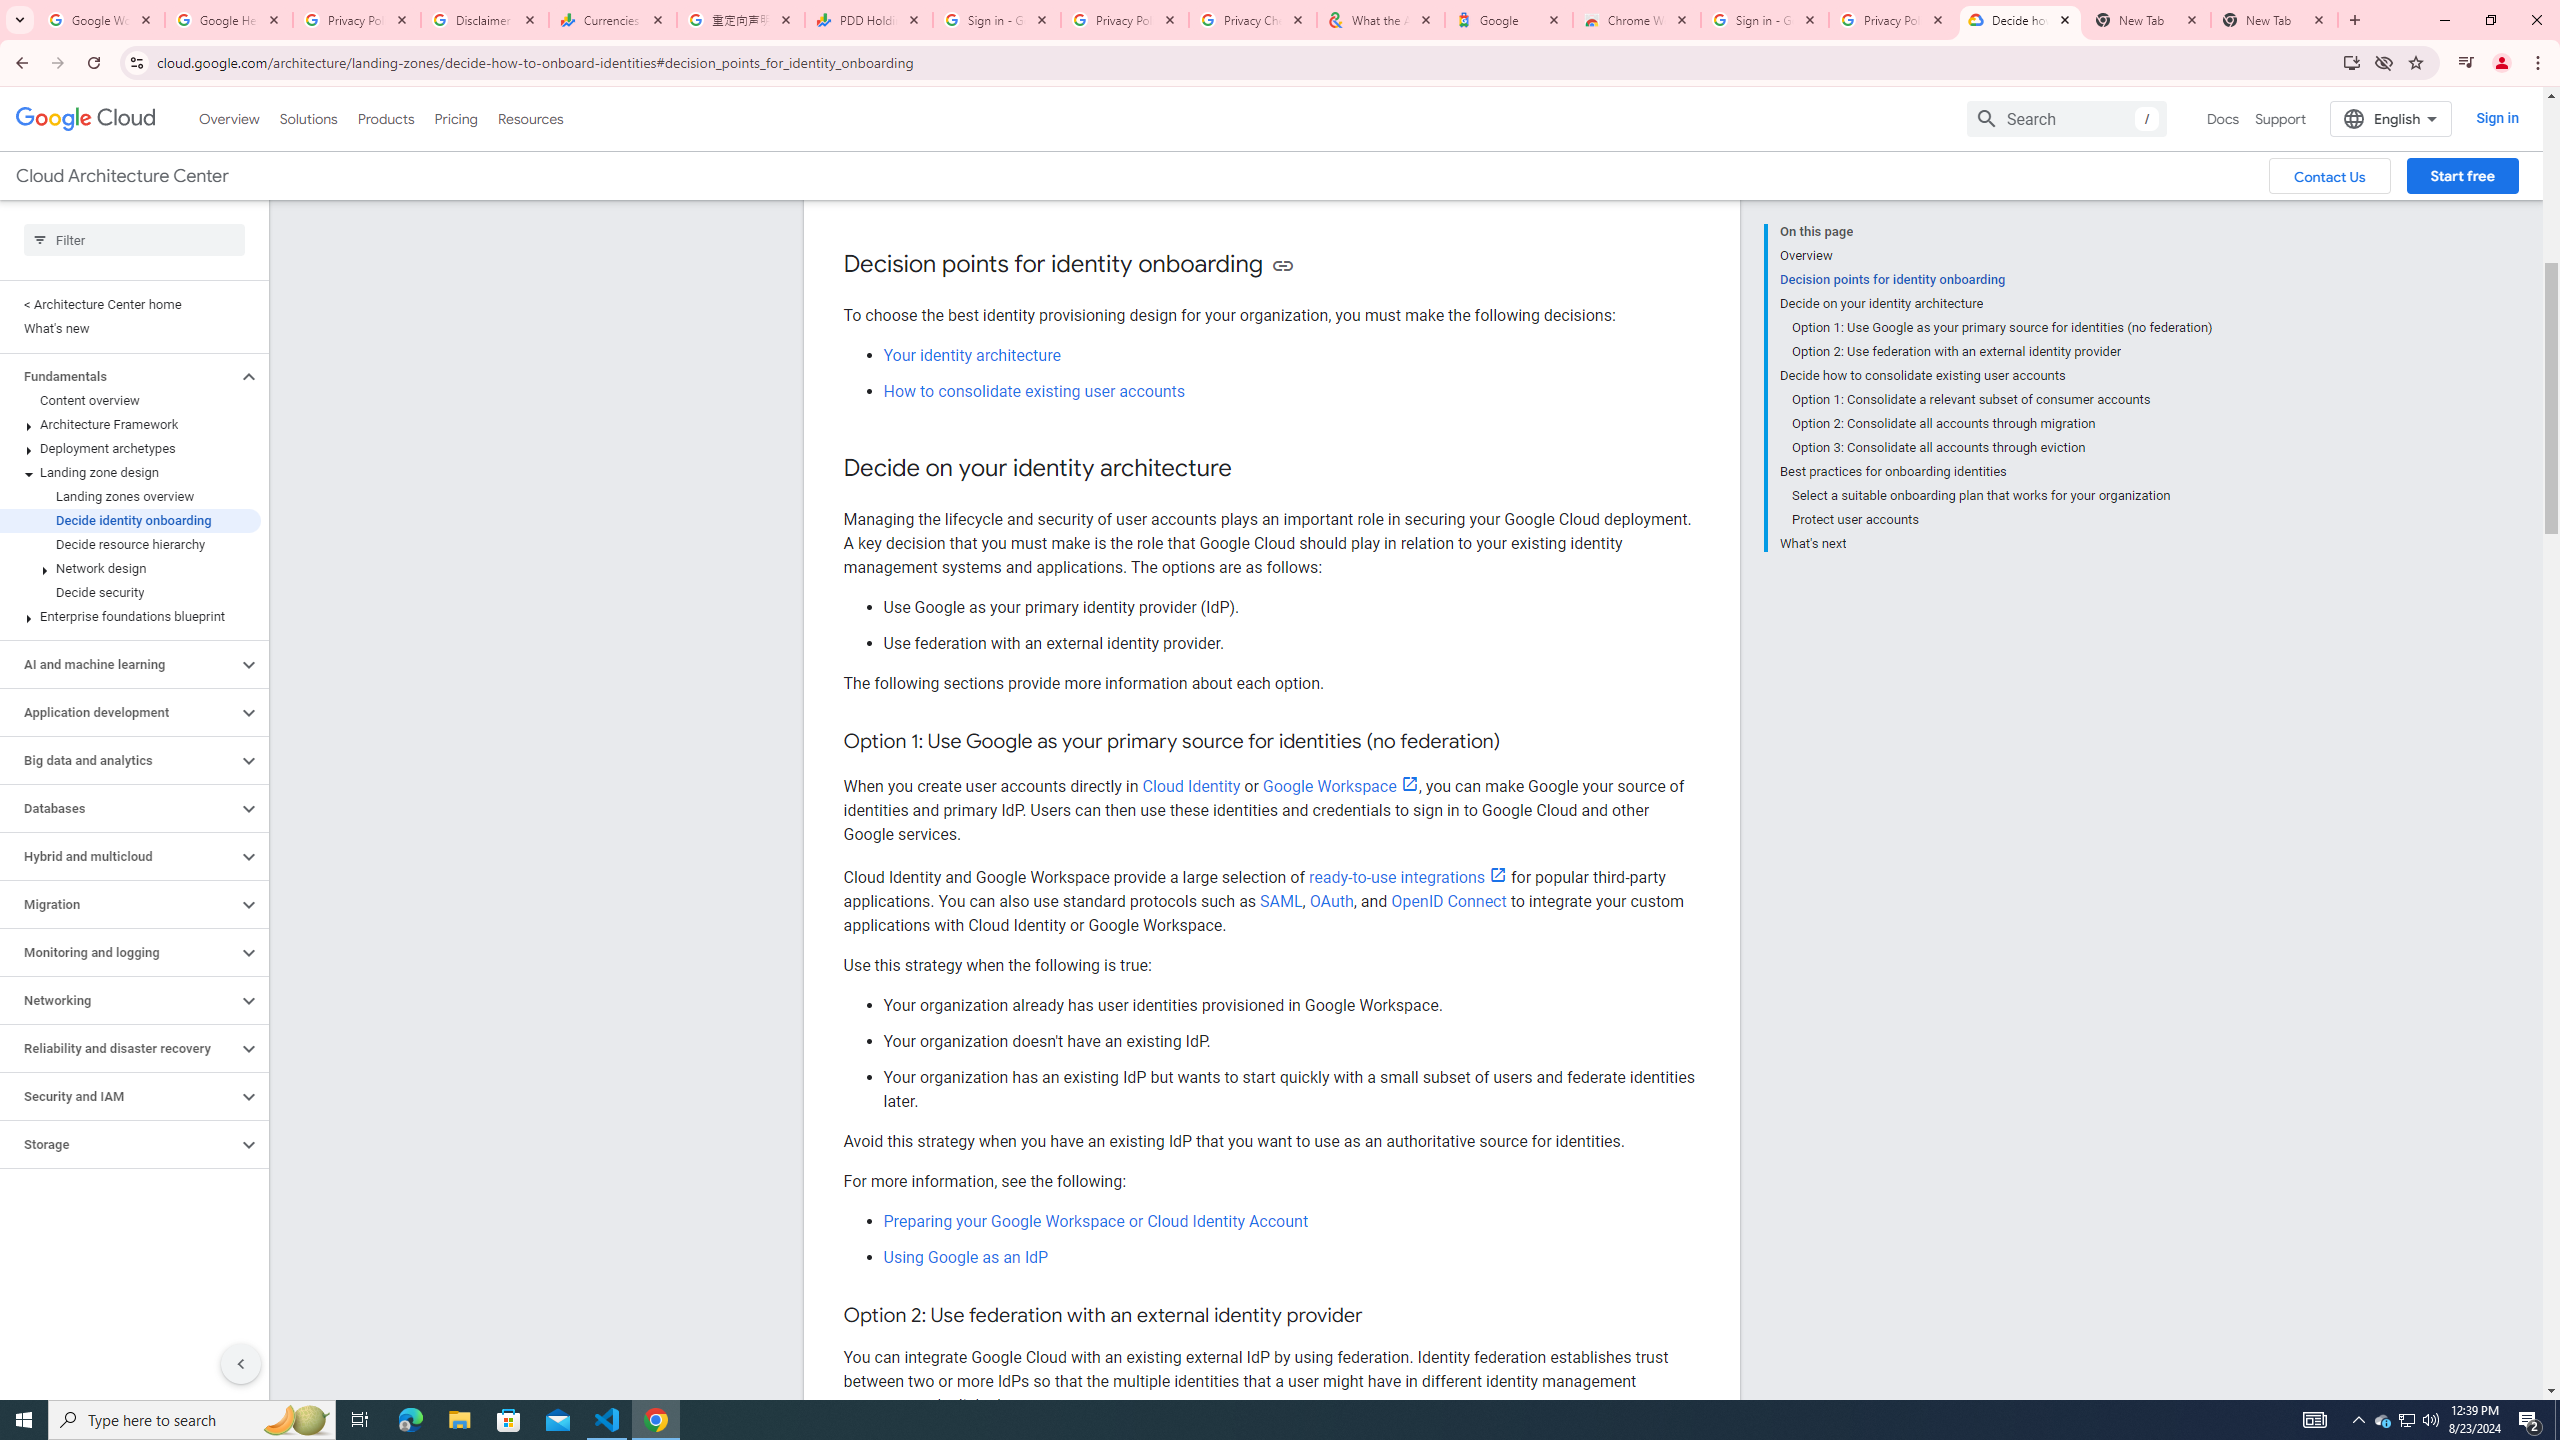  Describe the element at coordinates (384, 118) in the screenshot. I see `'Products'` at that location.